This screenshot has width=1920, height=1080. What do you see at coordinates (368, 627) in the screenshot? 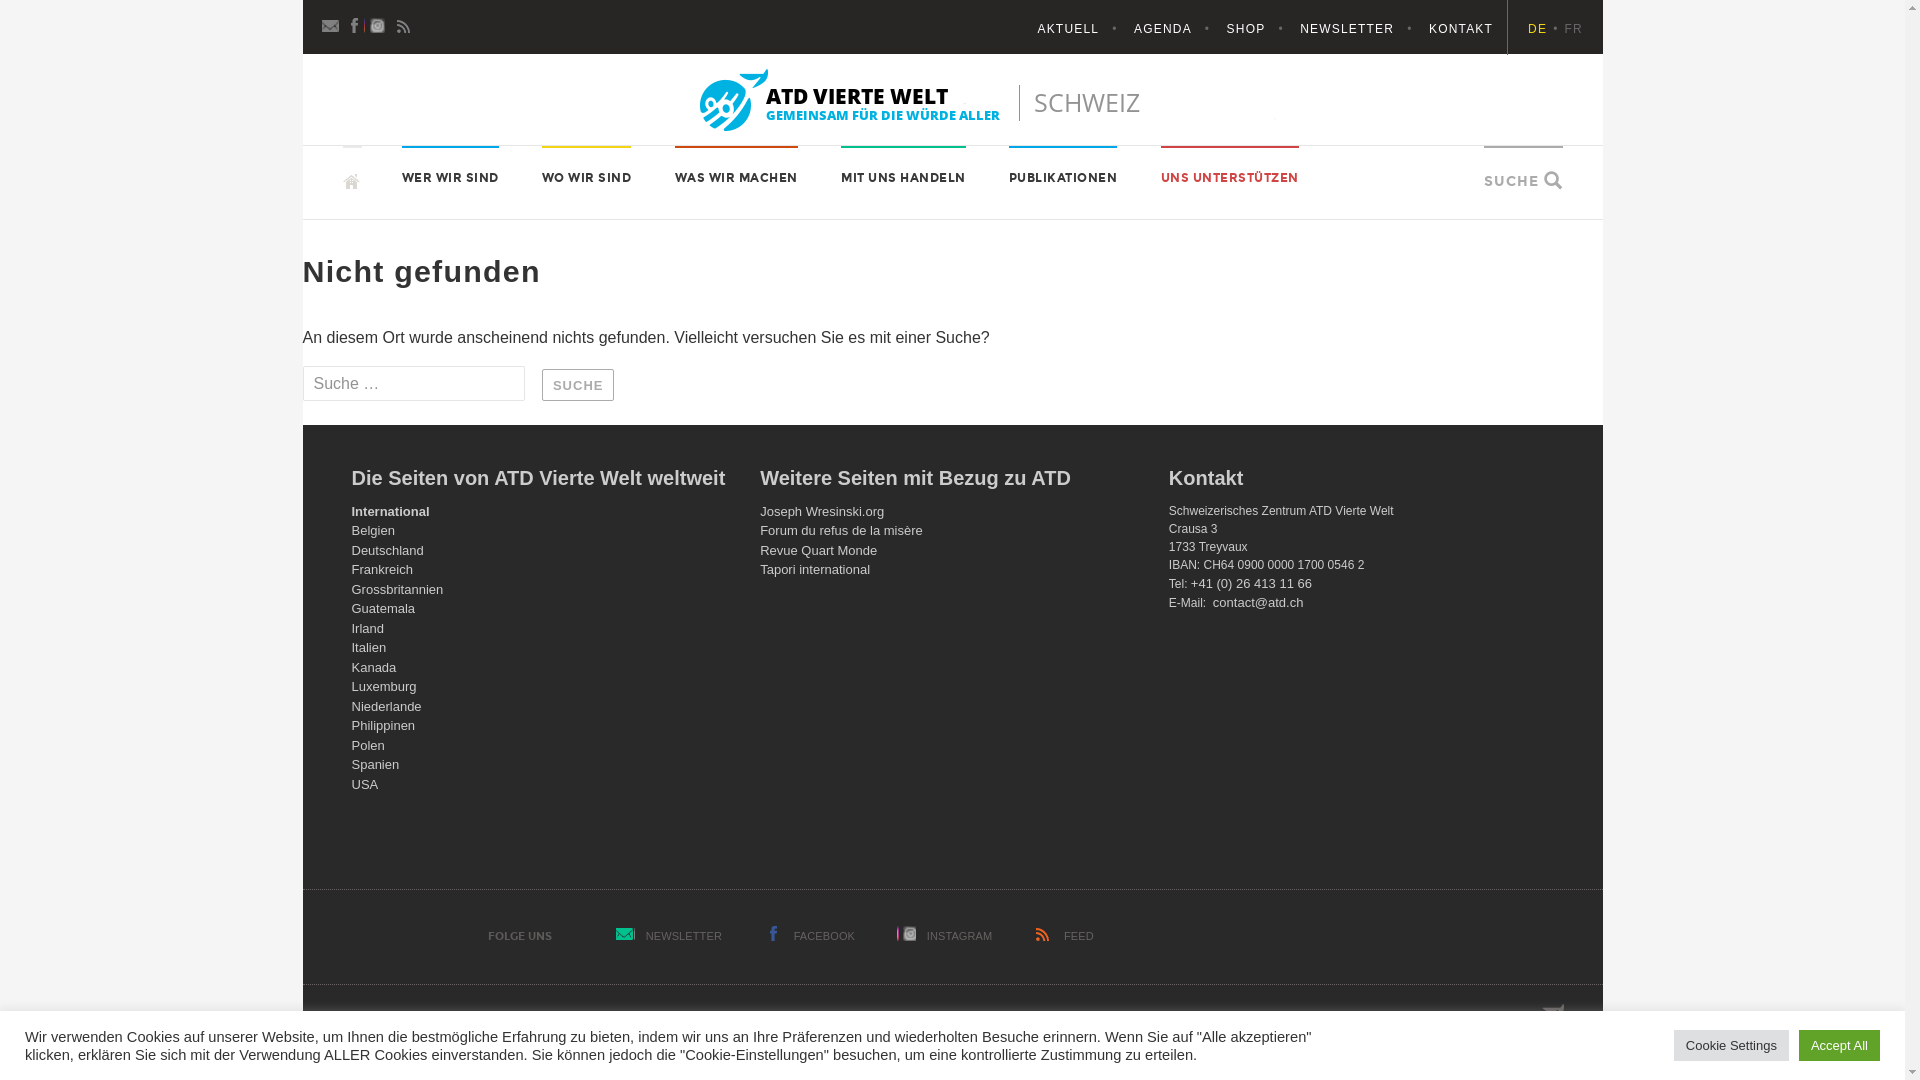
I see `'Irland'` at bounding box center [368, 627].